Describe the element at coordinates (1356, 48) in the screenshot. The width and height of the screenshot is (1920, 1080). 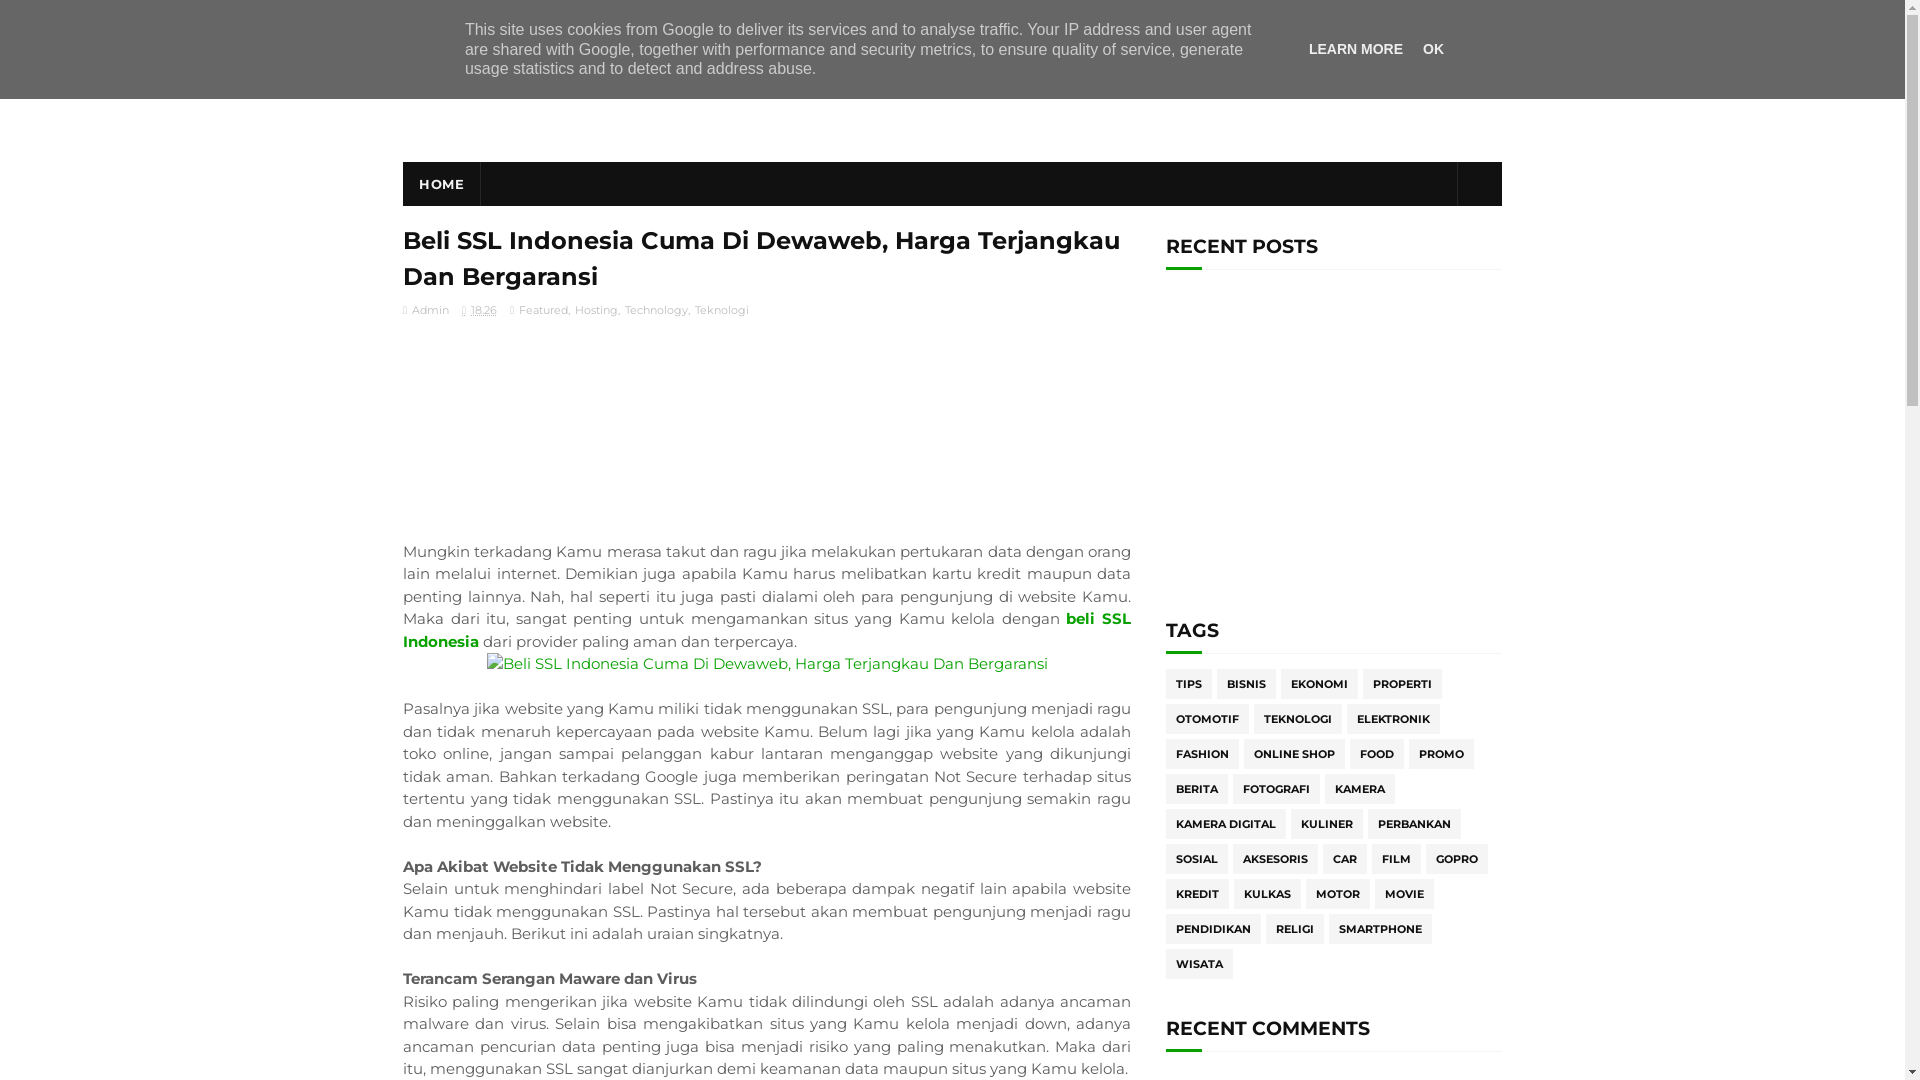
I see `'LEARN MORE'` at that location.